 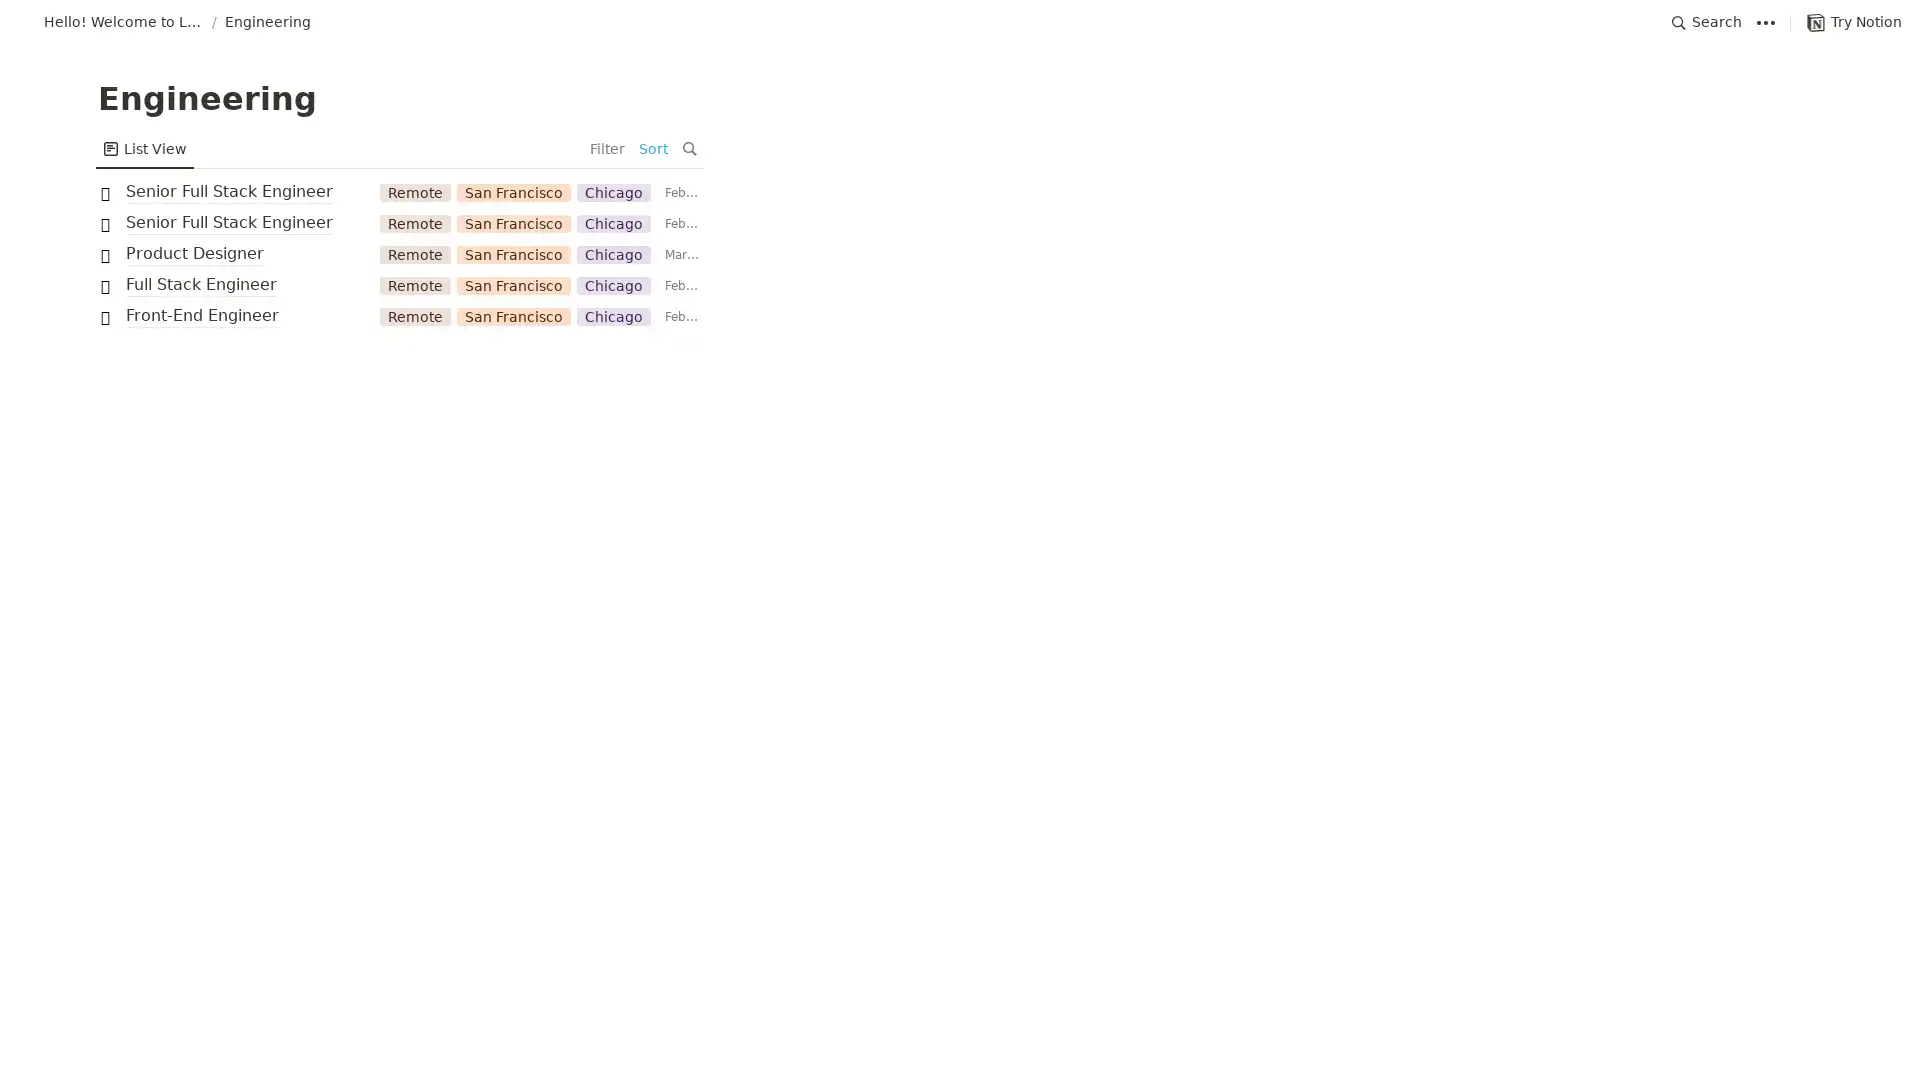 What do you see at coordinates (960, 223) in the screenshot?
I see `Senior Full Stack Engineer Remote San Francisco Chicago February 26, 2022 3:01 PM` at bounding box center [960, 223].